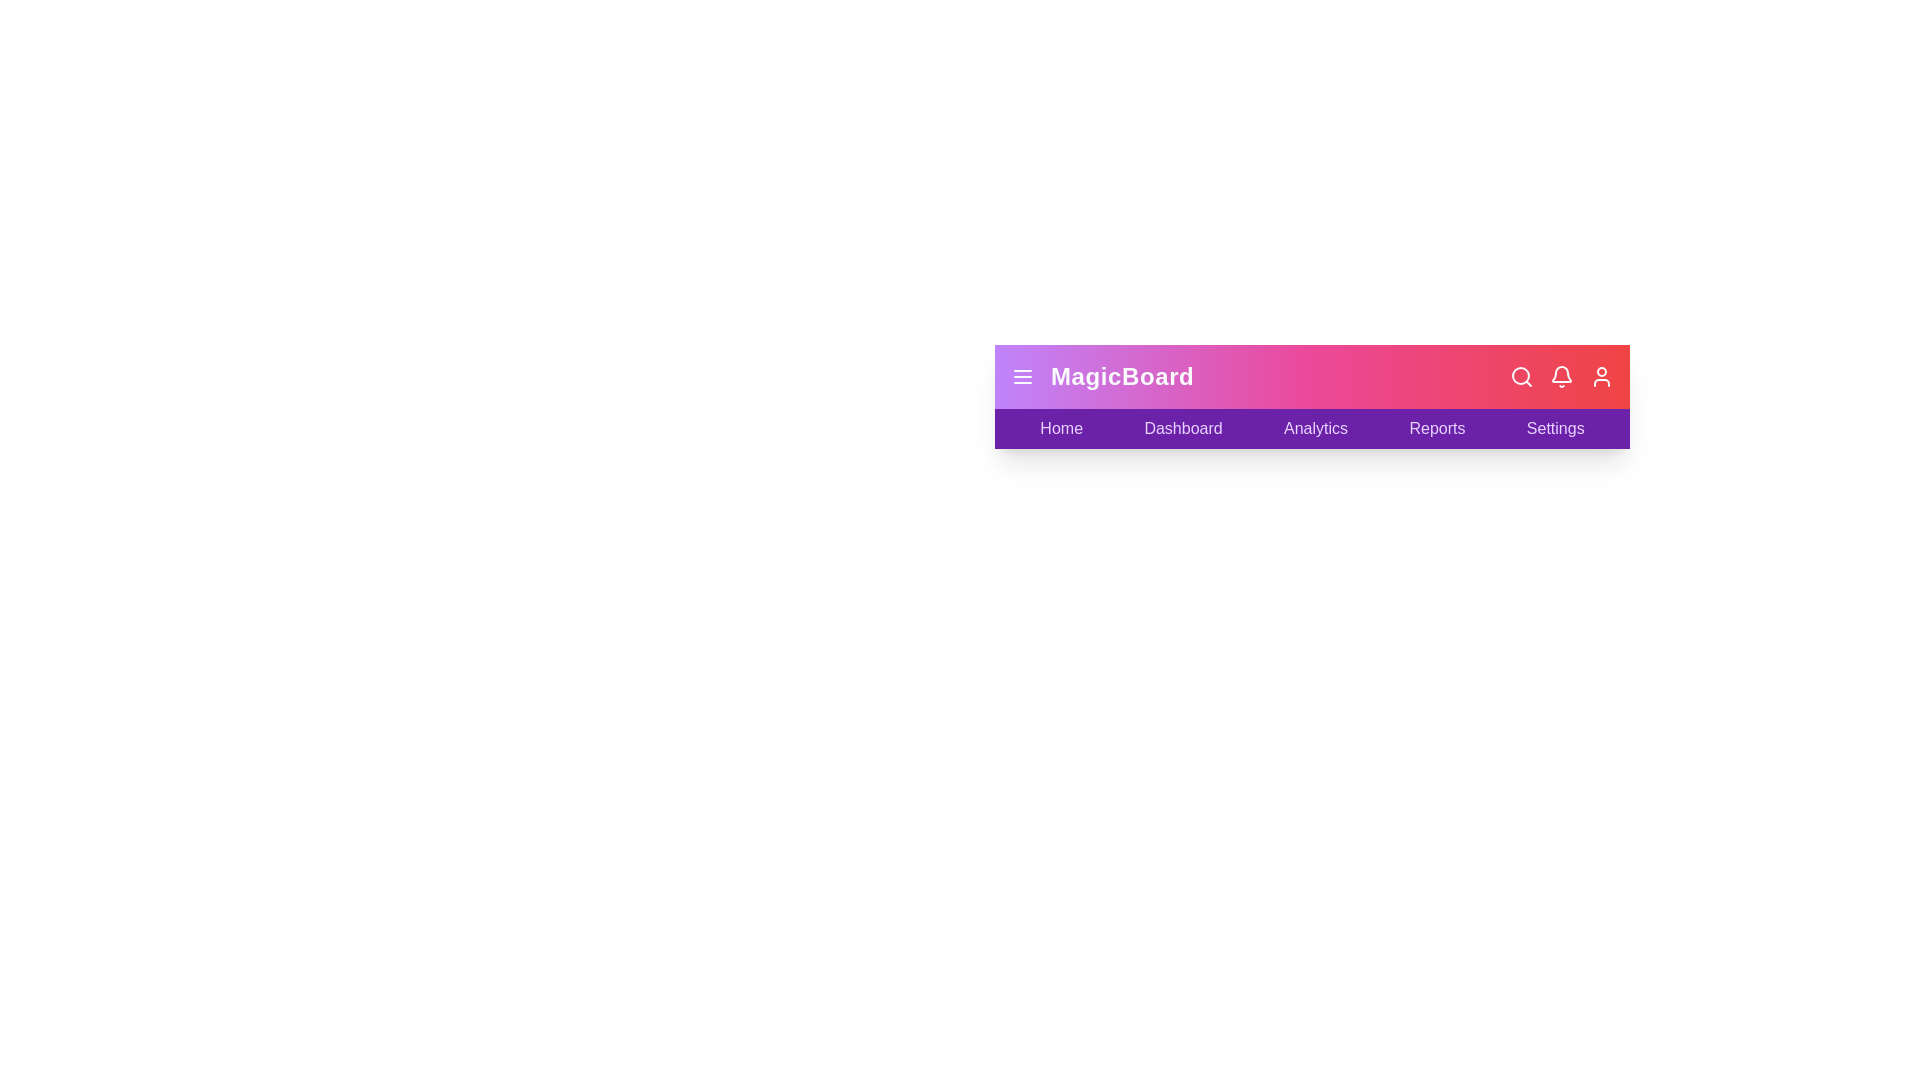  I want to click on the Dashboard label to navigate to the respective section, so click(1182, 427).